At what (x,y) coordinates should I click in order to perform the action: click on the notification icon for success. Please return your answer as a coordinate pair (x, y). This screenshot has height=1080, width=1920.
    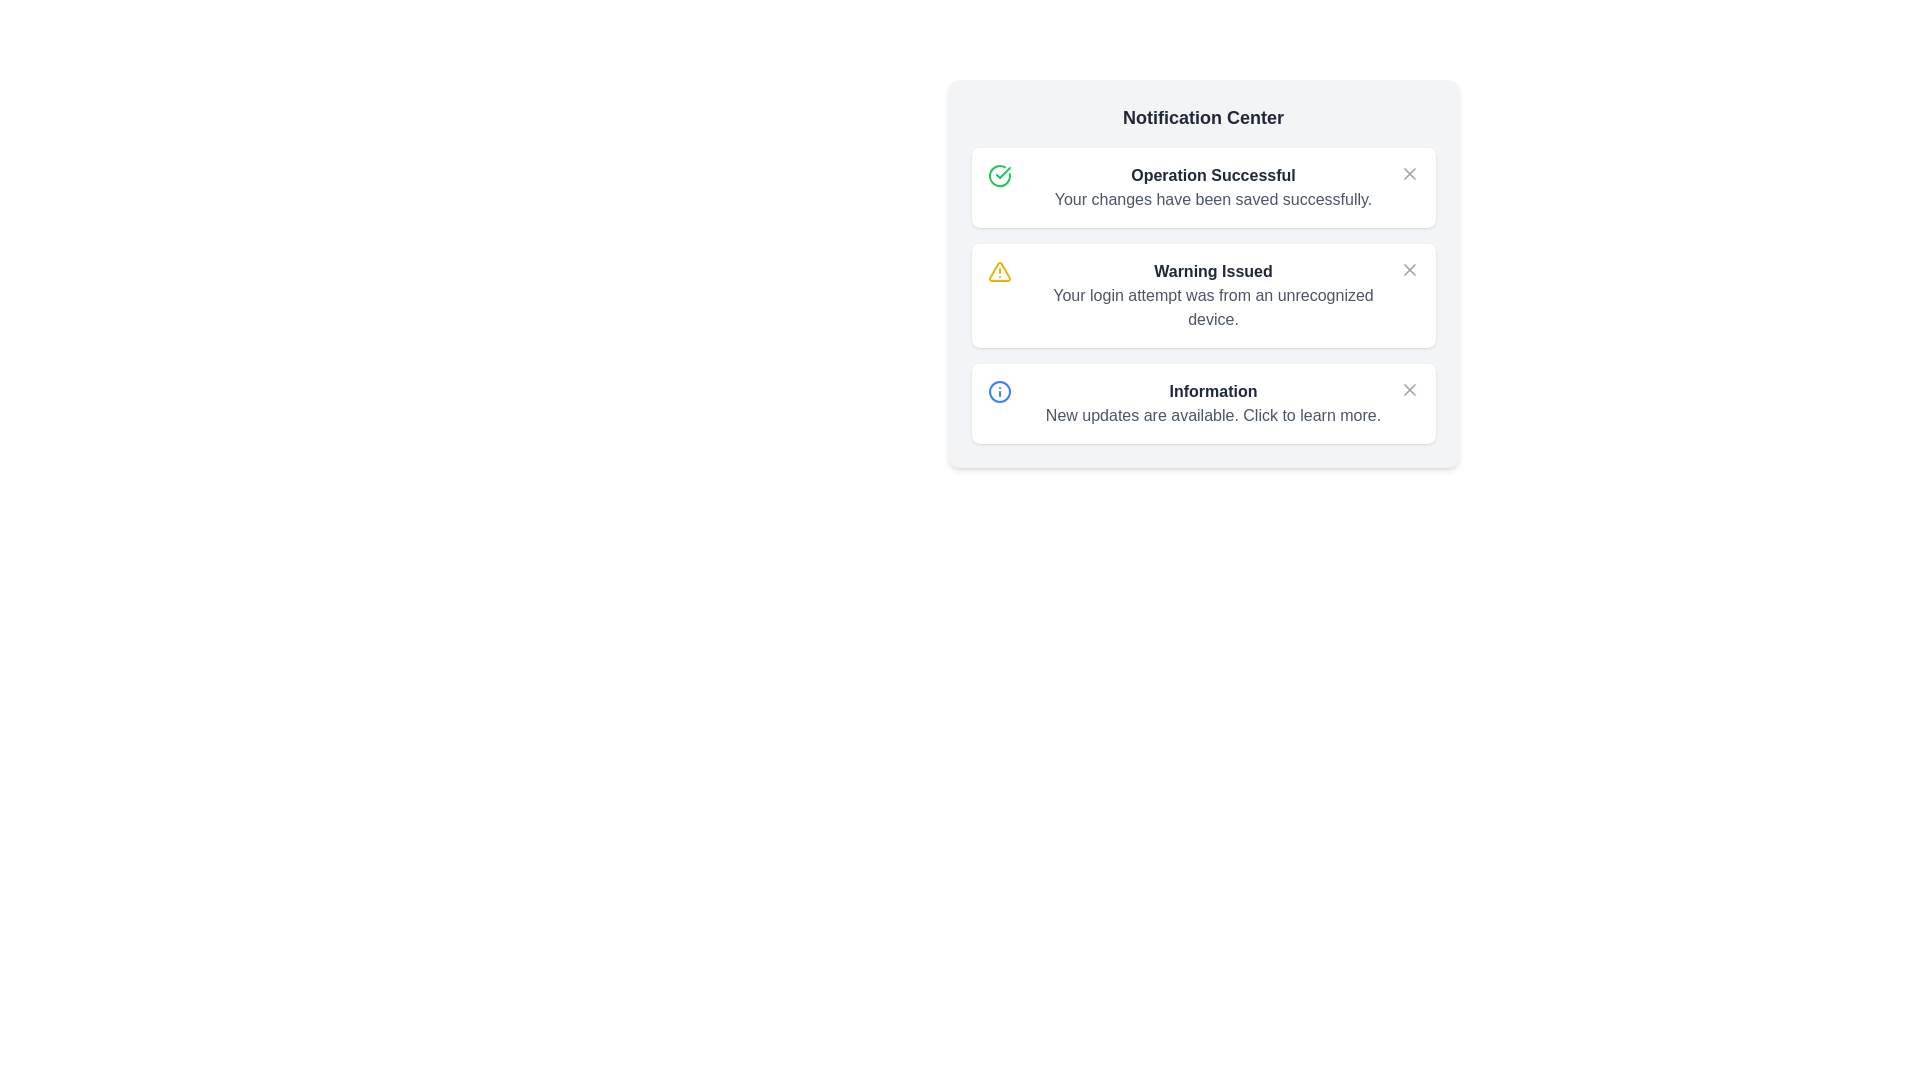
    Looking at the image, I should click on (1408, 172).